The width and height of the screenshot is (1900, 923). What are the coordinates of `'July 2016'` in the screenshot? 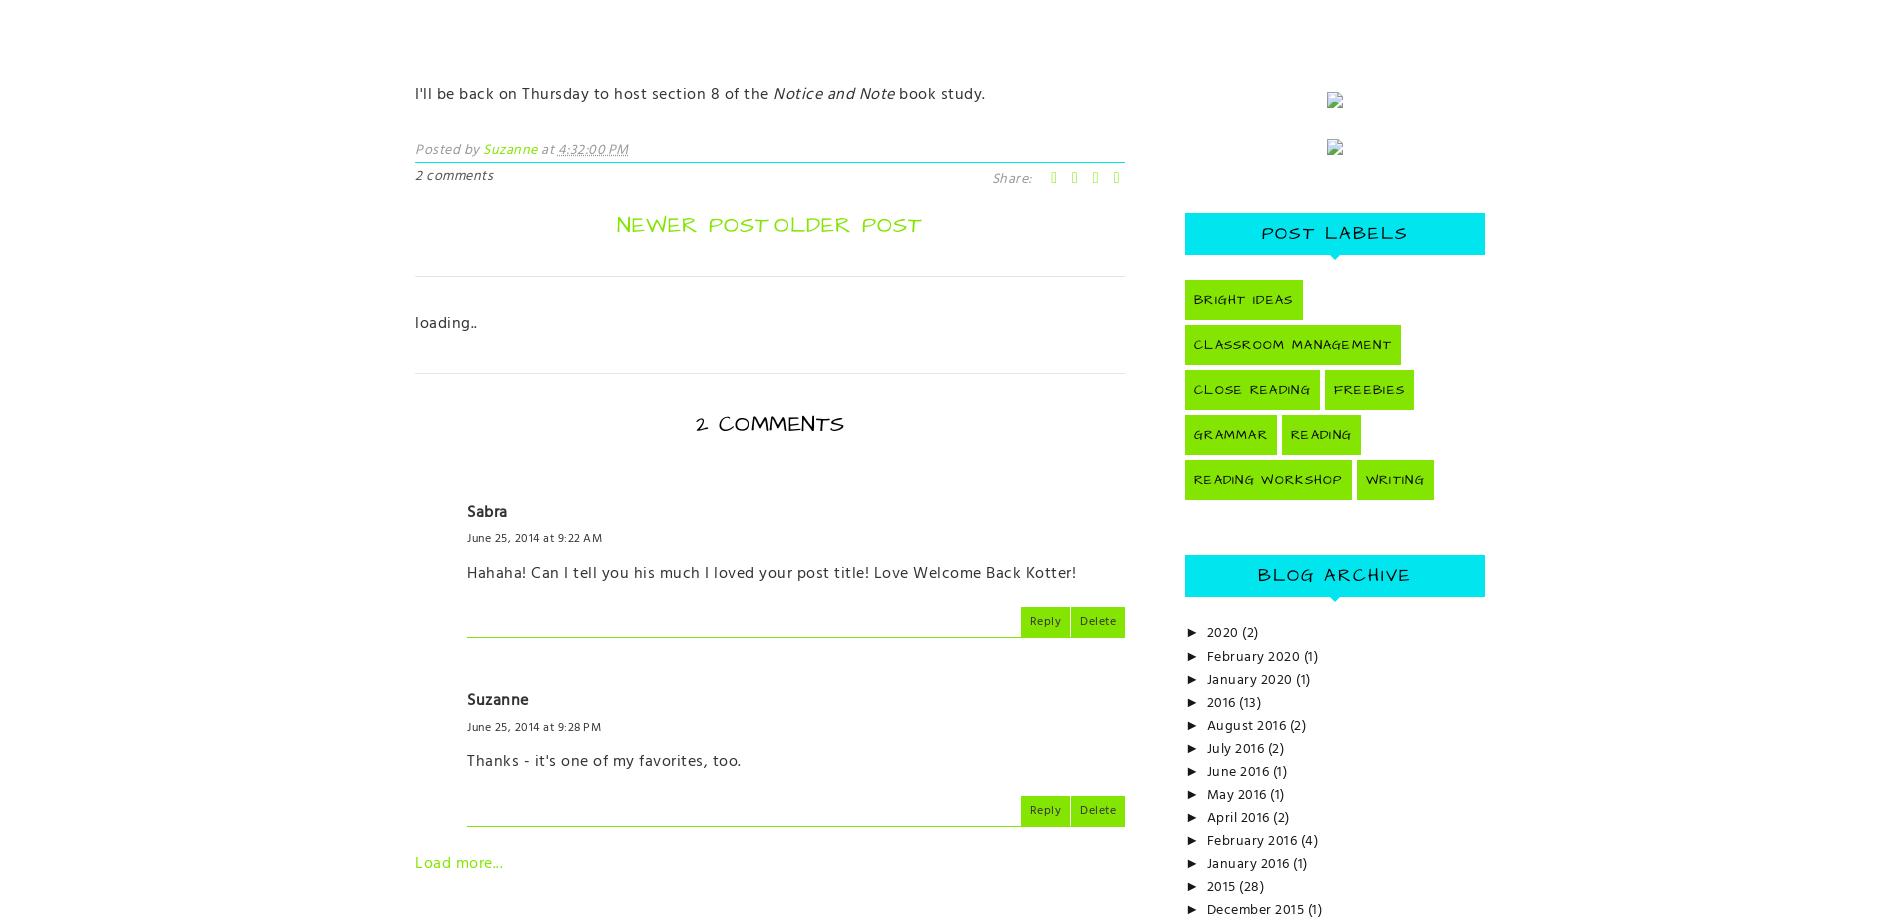 It's located at (1235, 747).